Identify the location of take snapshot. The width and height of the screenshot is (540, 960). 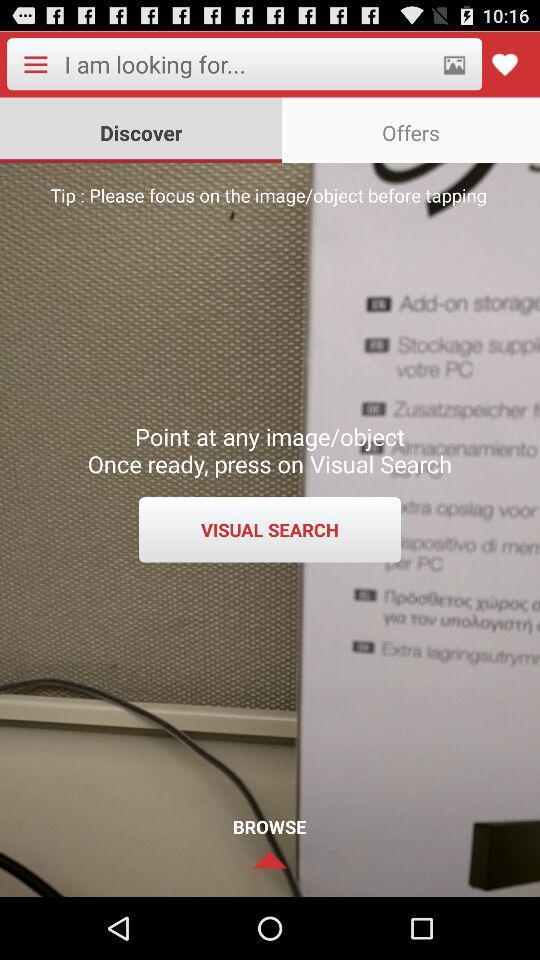
(454, 64).